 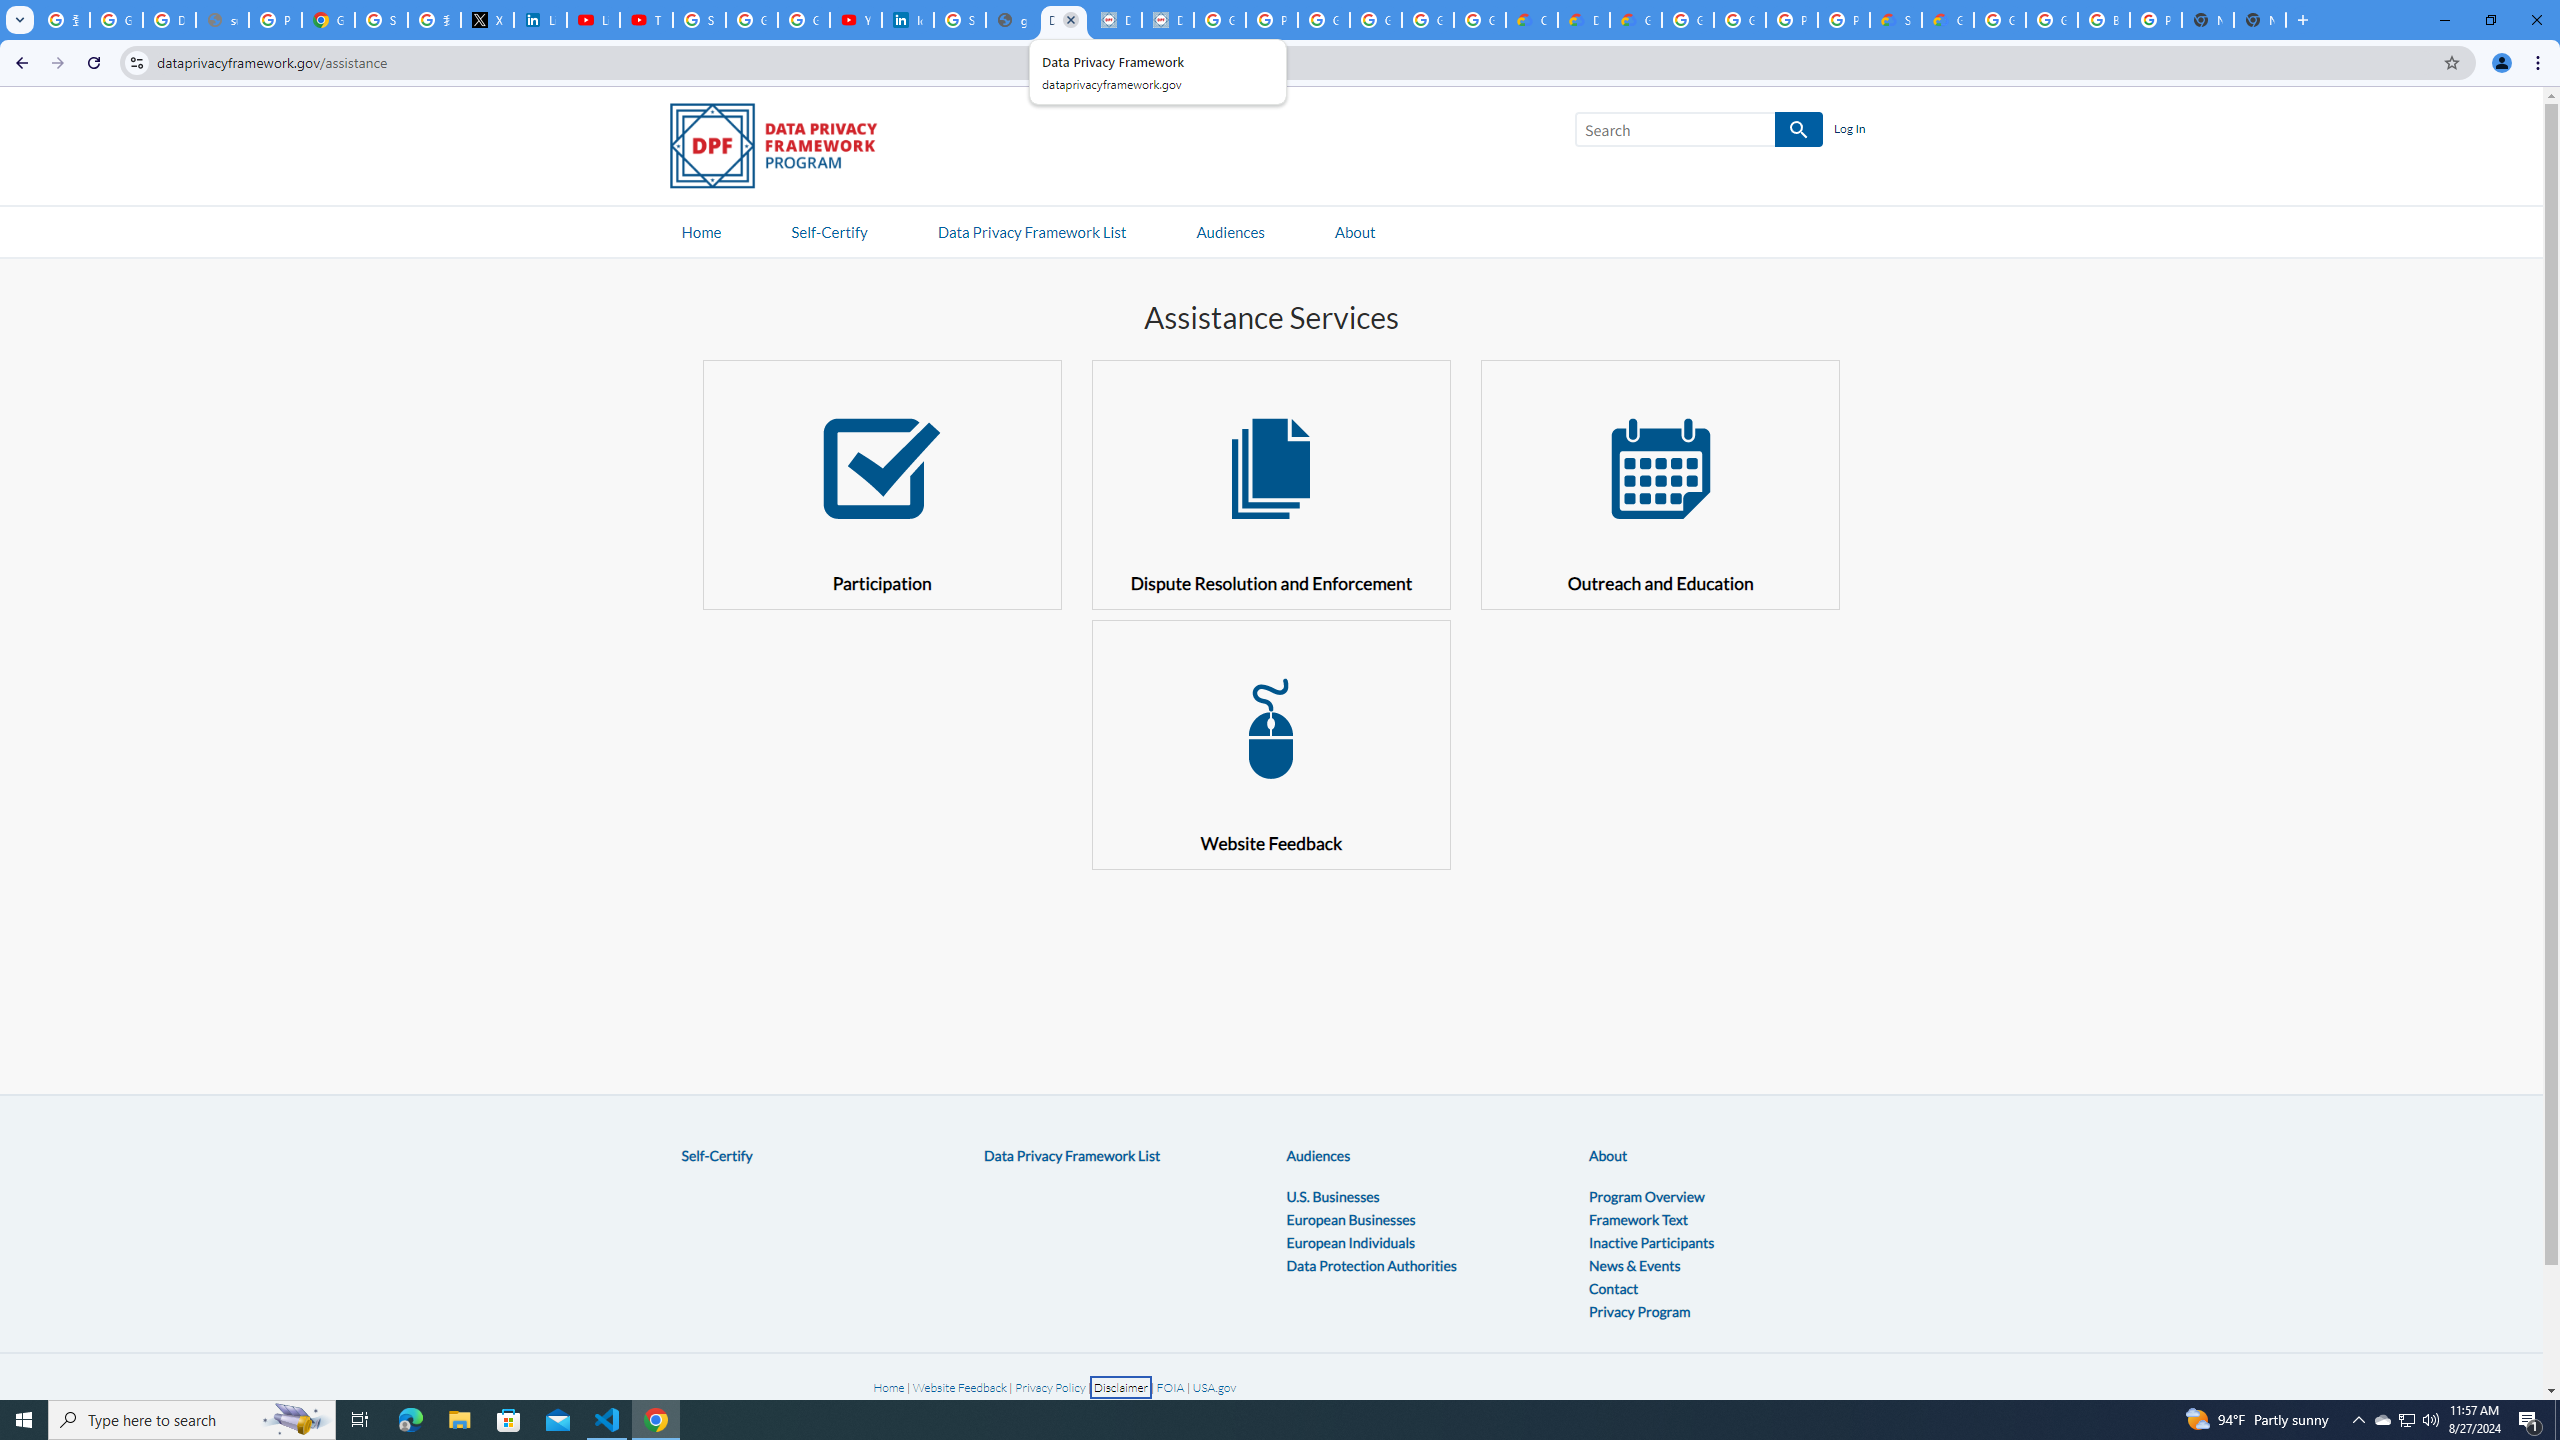 What do you see at coordinates (1121, 1386) in the screenshot?
I see `'Disclaimer'` at bounding box center [1121, 1386].